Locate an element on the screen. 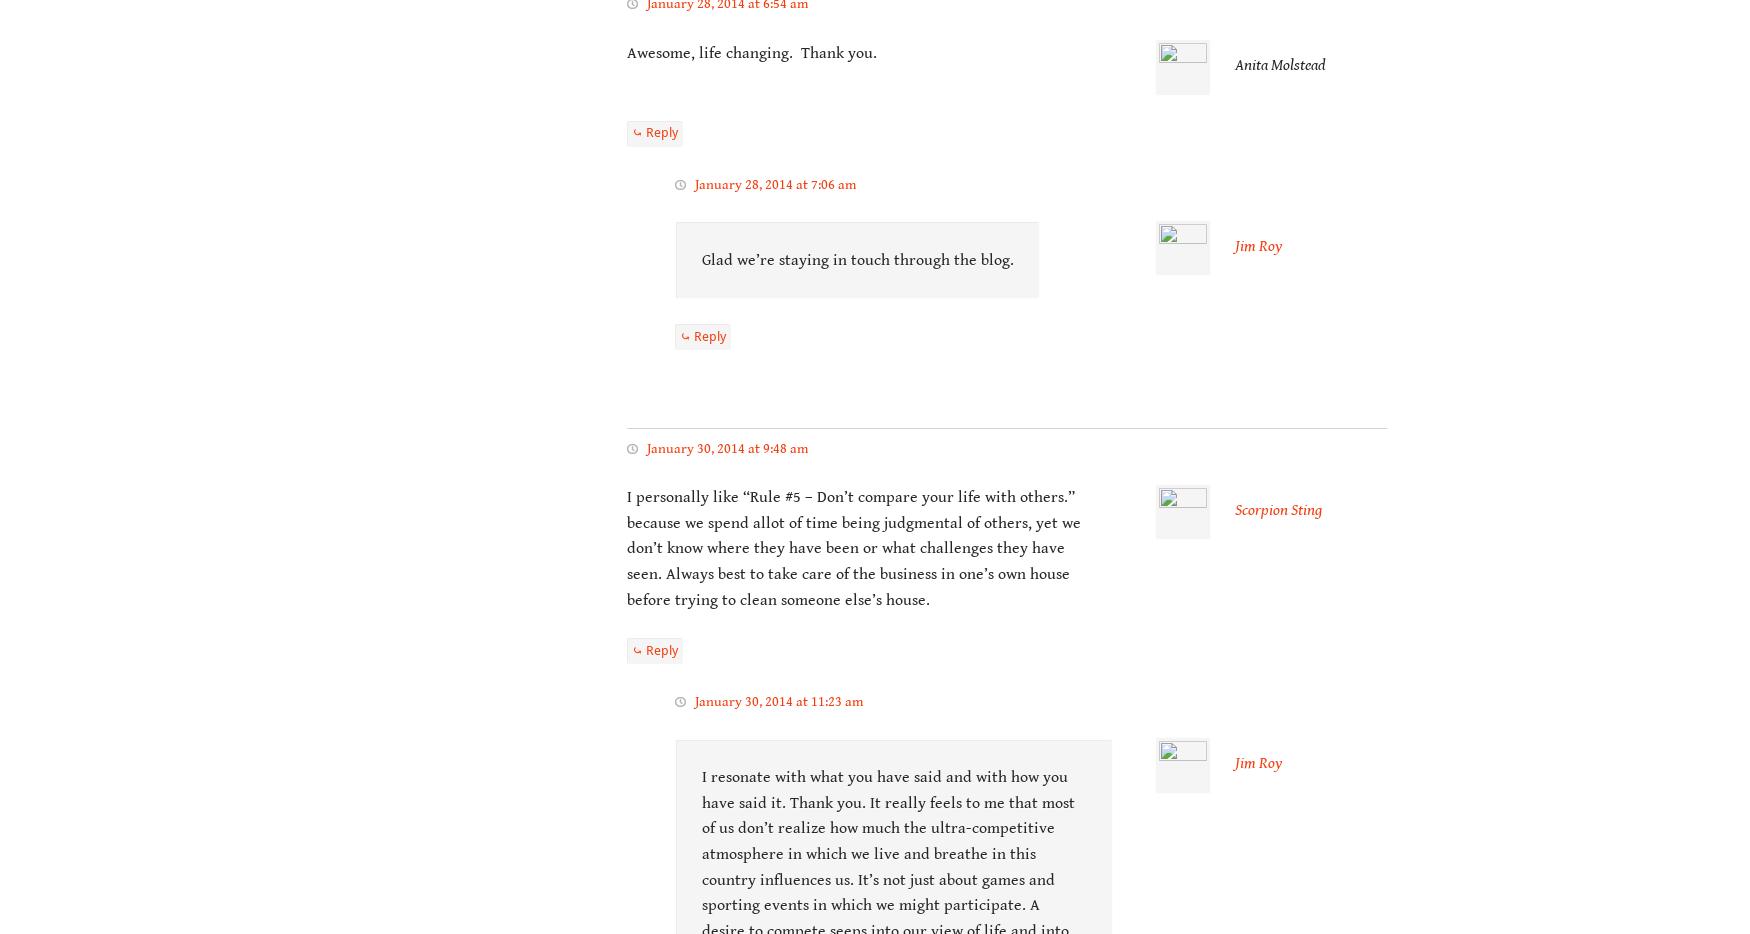 This screenshot has width=1750, height=934. 'Anita Molstead' is located at coordinates (1234, 65).